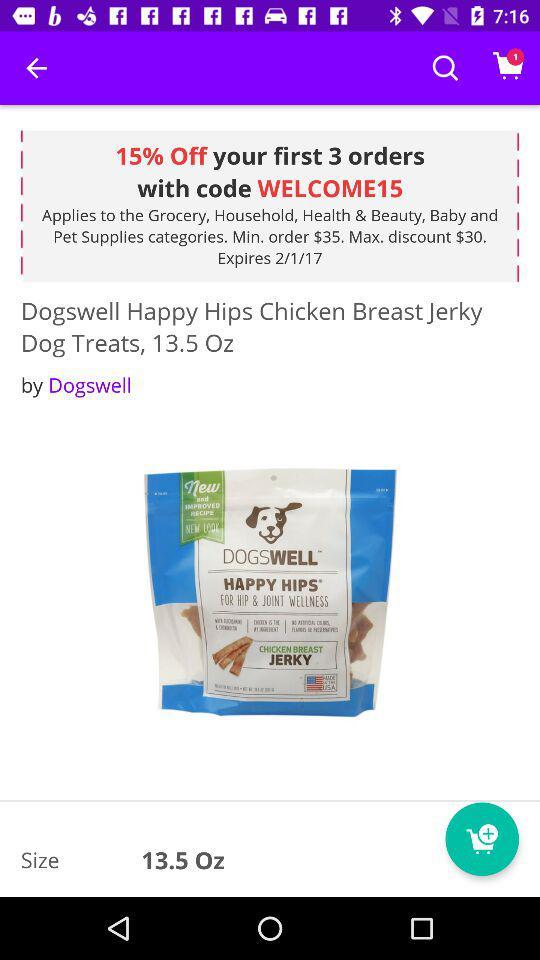 The height and width of the screenshot is (960, 540). Describe the element at coordinates (270, 594) in the screenshot. I see `open product photo` at that location.